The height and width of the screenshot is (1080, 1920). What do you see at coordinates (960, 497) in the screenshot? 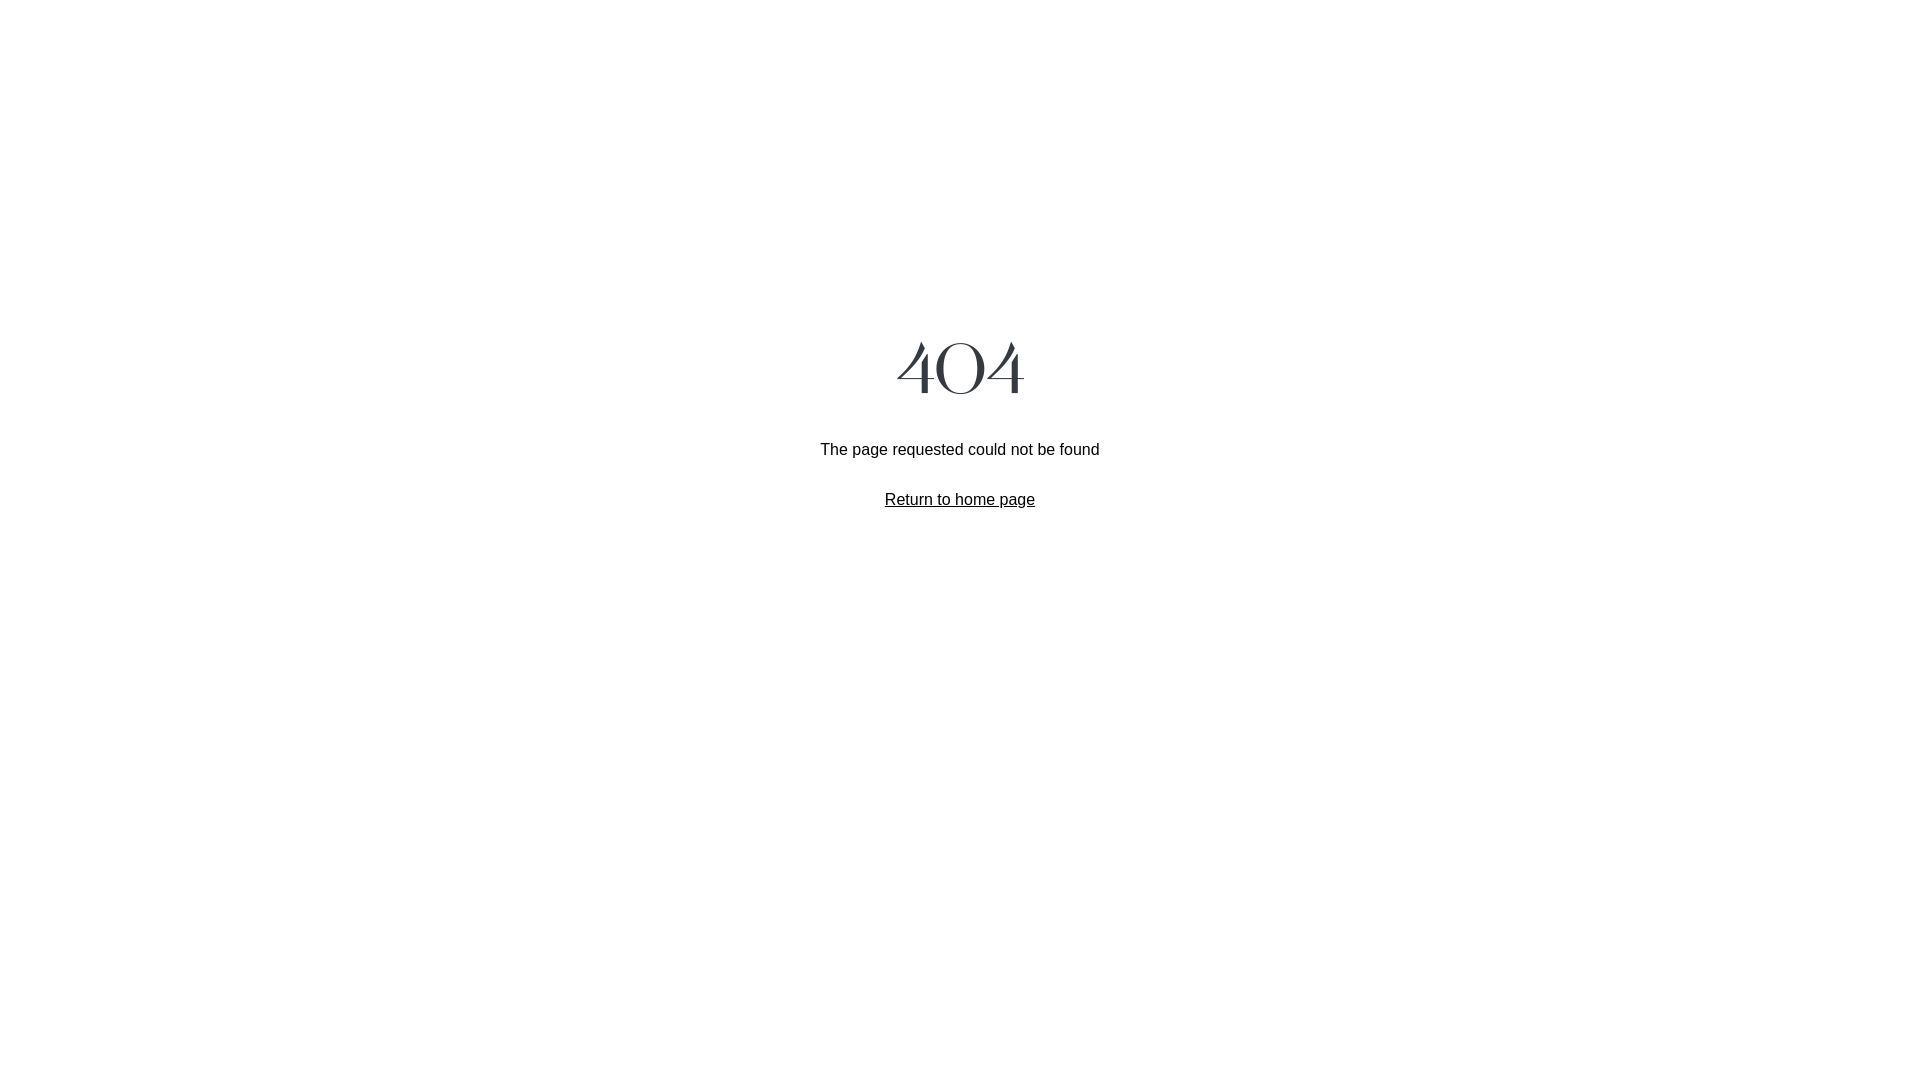
I see `'Return to home page'` at bounding box center [960, 497].